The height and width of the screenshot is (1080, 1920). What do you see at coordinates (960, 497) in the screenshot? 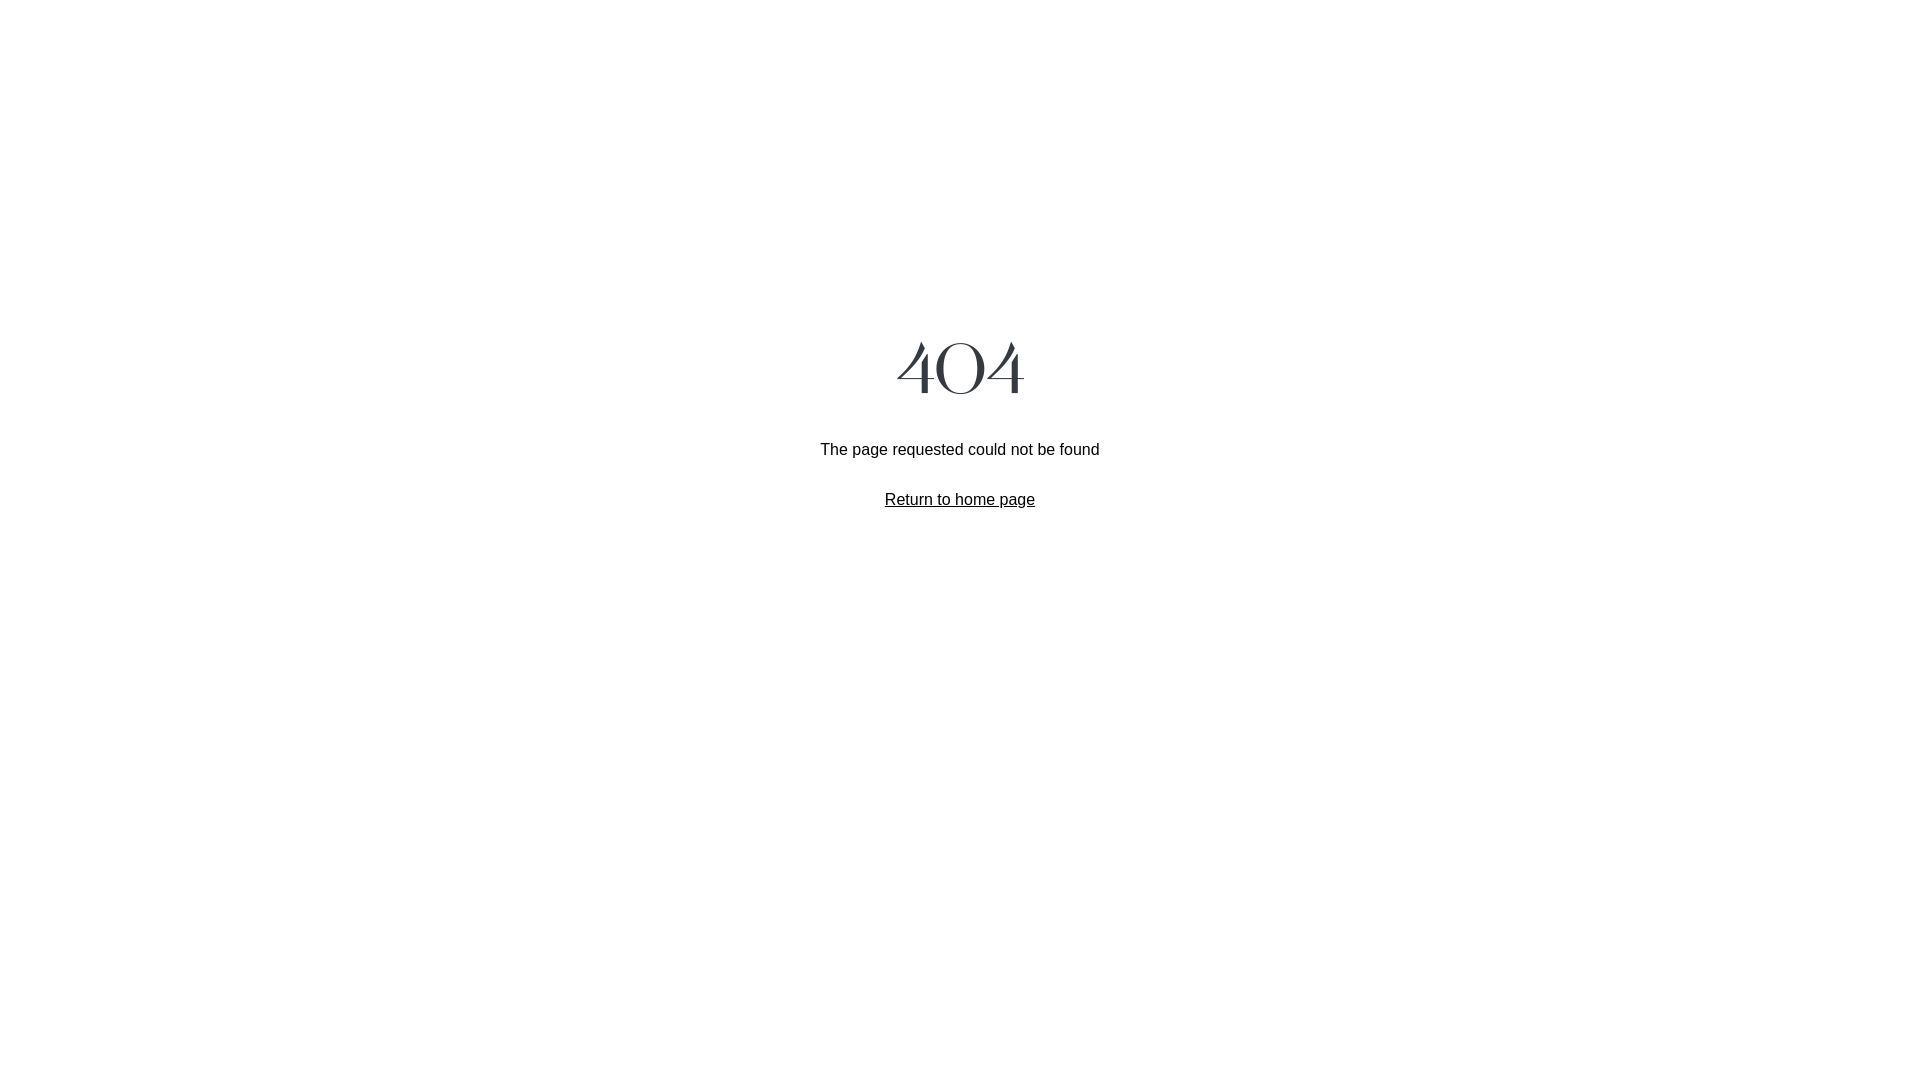
I see `'Return to home page'` at bounding box center [960, 497].